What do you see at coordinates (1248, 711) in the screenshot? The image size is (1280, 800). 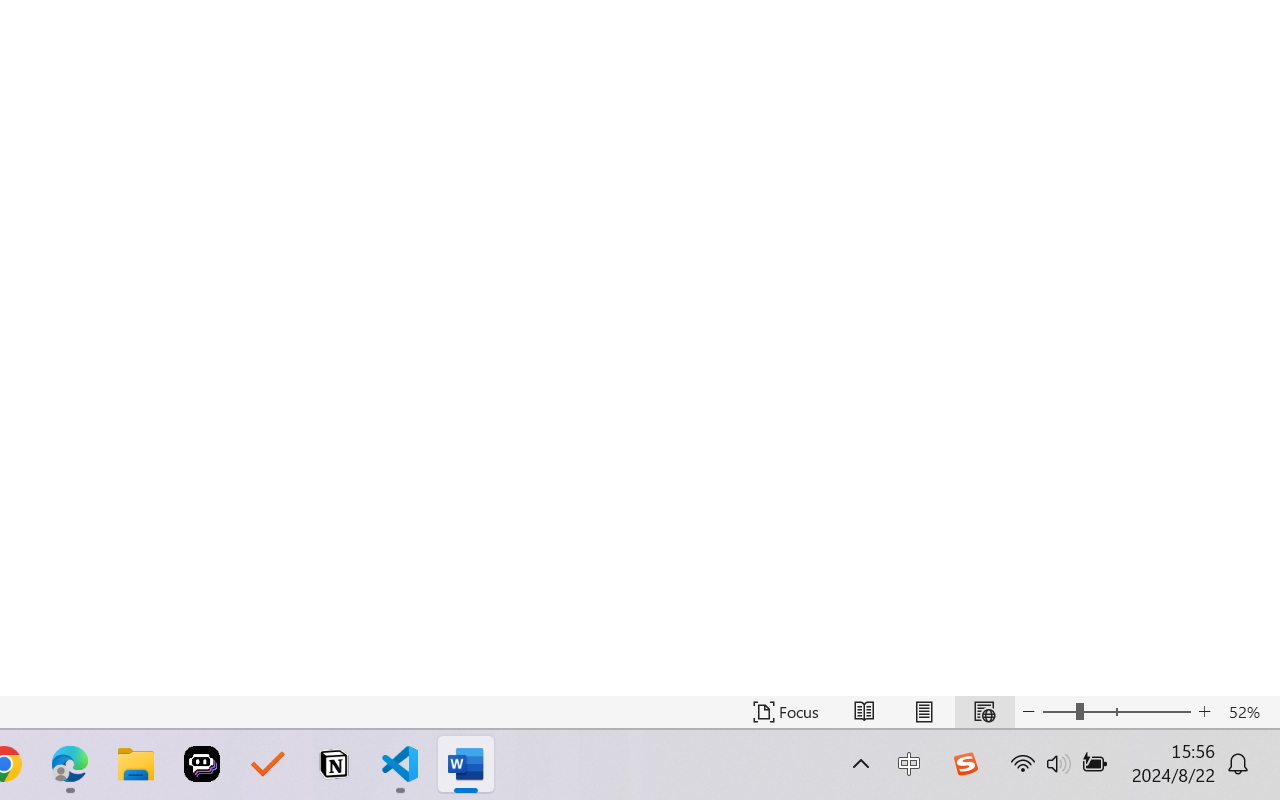 I see `'Zoom 52%'` at bounding box center [1248, 711].